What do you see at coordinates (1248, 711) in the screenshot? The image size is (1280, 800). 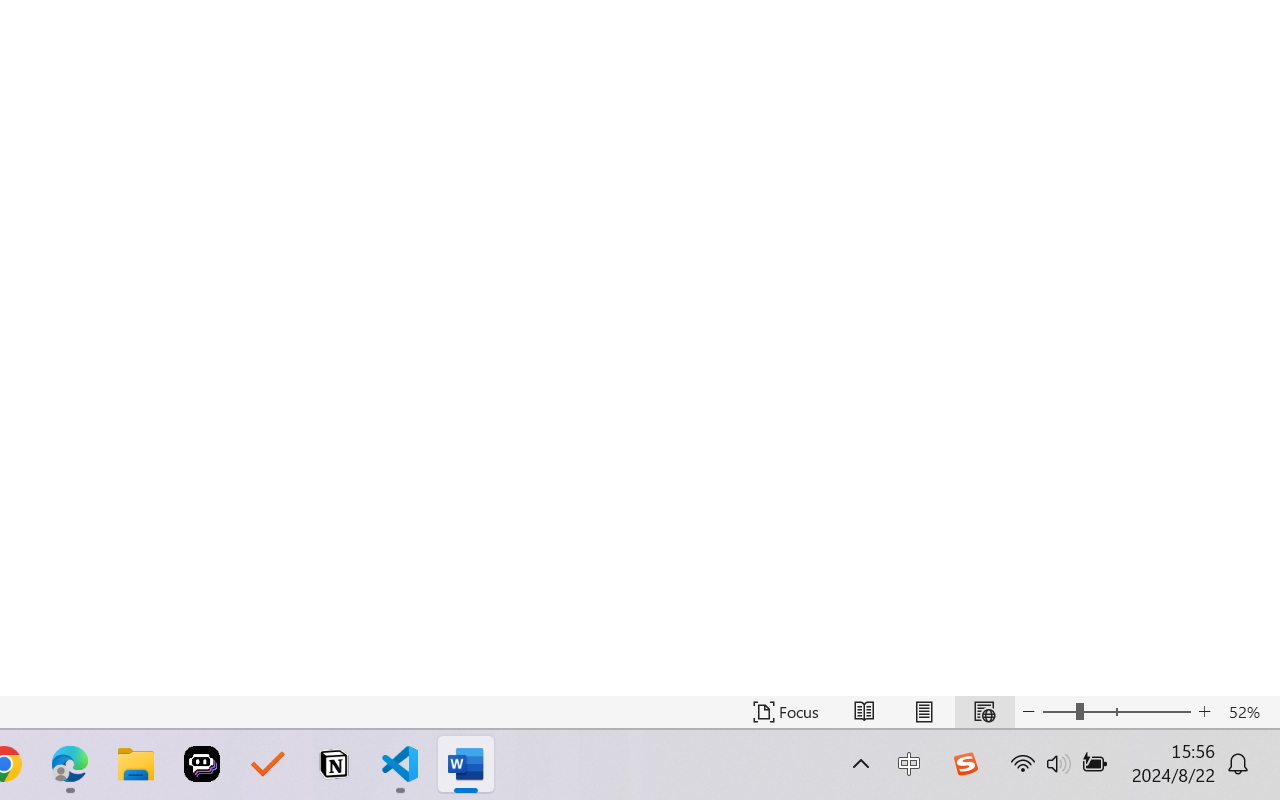 I see `'Zoom 52%'` at bounding box center [1248, 711].